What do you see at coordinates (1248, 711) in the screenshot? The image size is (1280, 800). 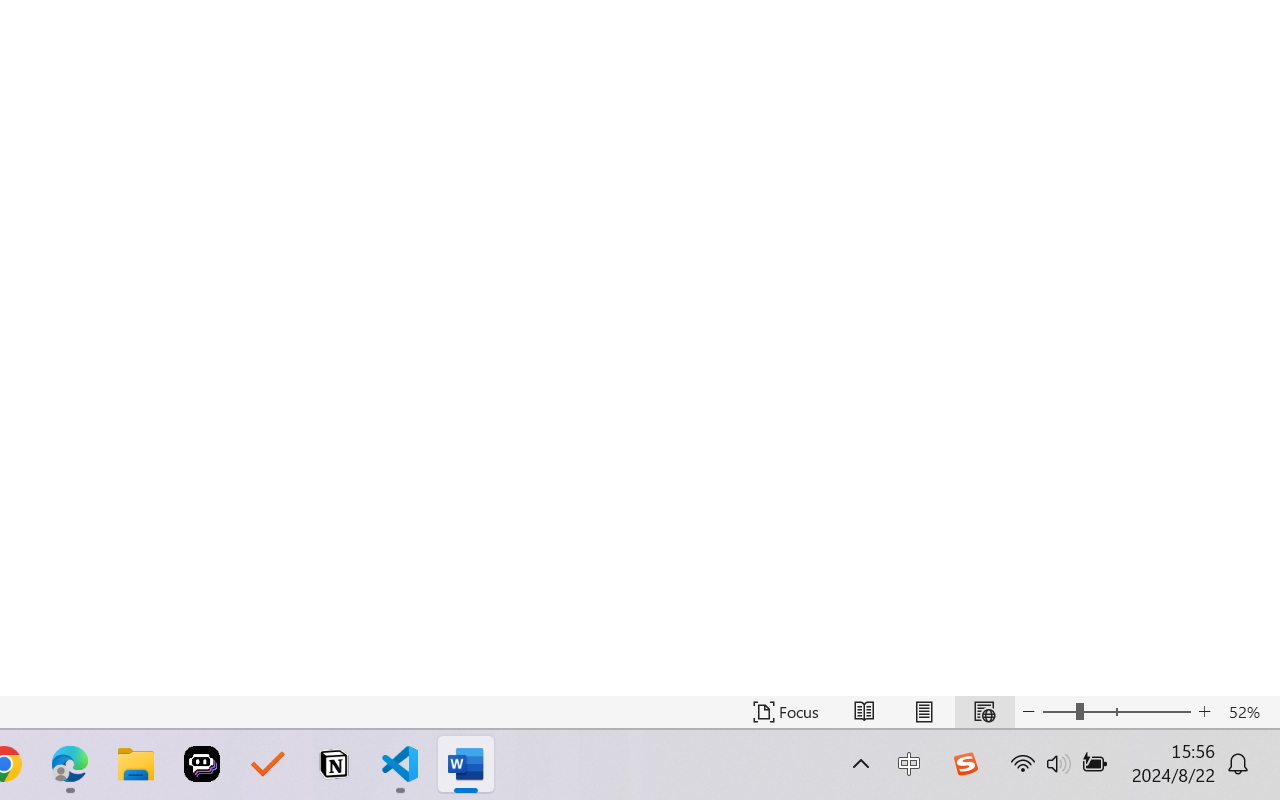 I see `'Zoom 52%'` at bounding box center [1248, 711].